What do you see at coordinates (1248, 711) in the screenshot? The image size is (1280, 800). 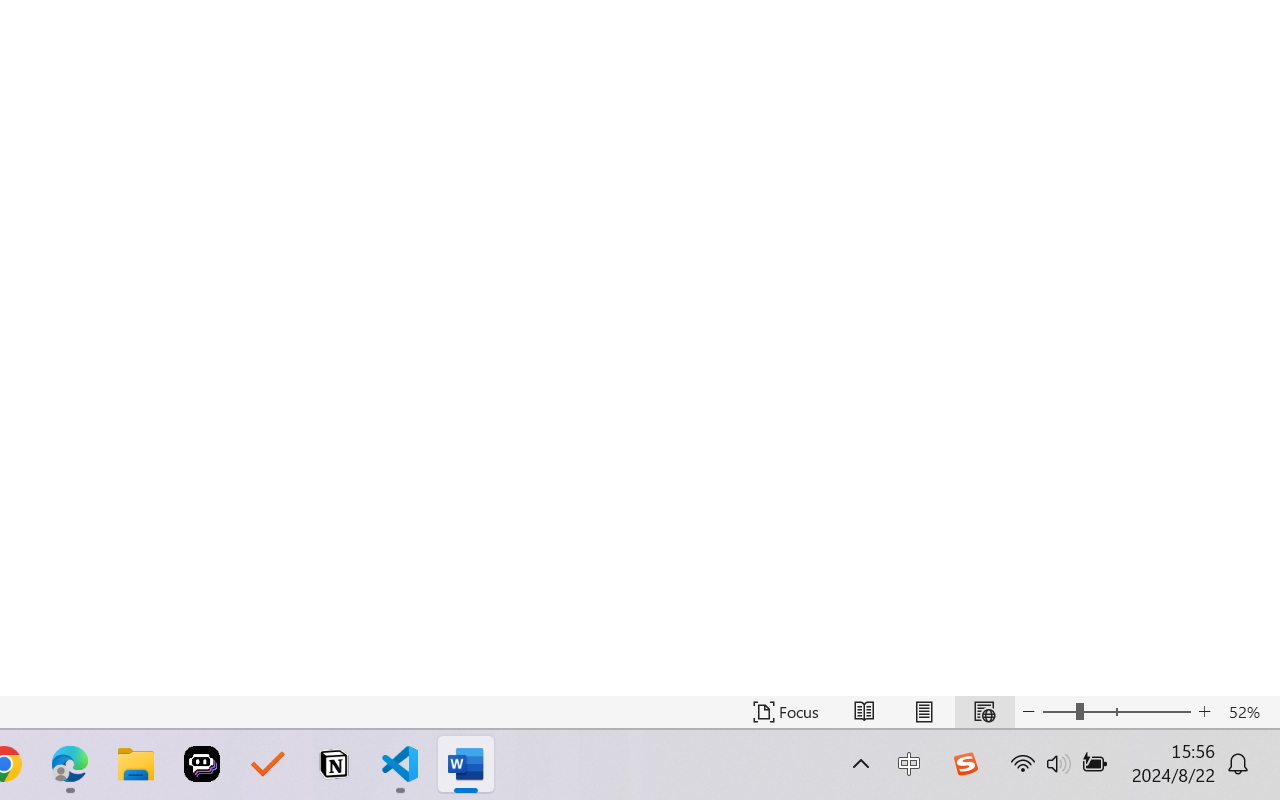 I see `'Zoom 52%'` at bounding box center [1248, 711].